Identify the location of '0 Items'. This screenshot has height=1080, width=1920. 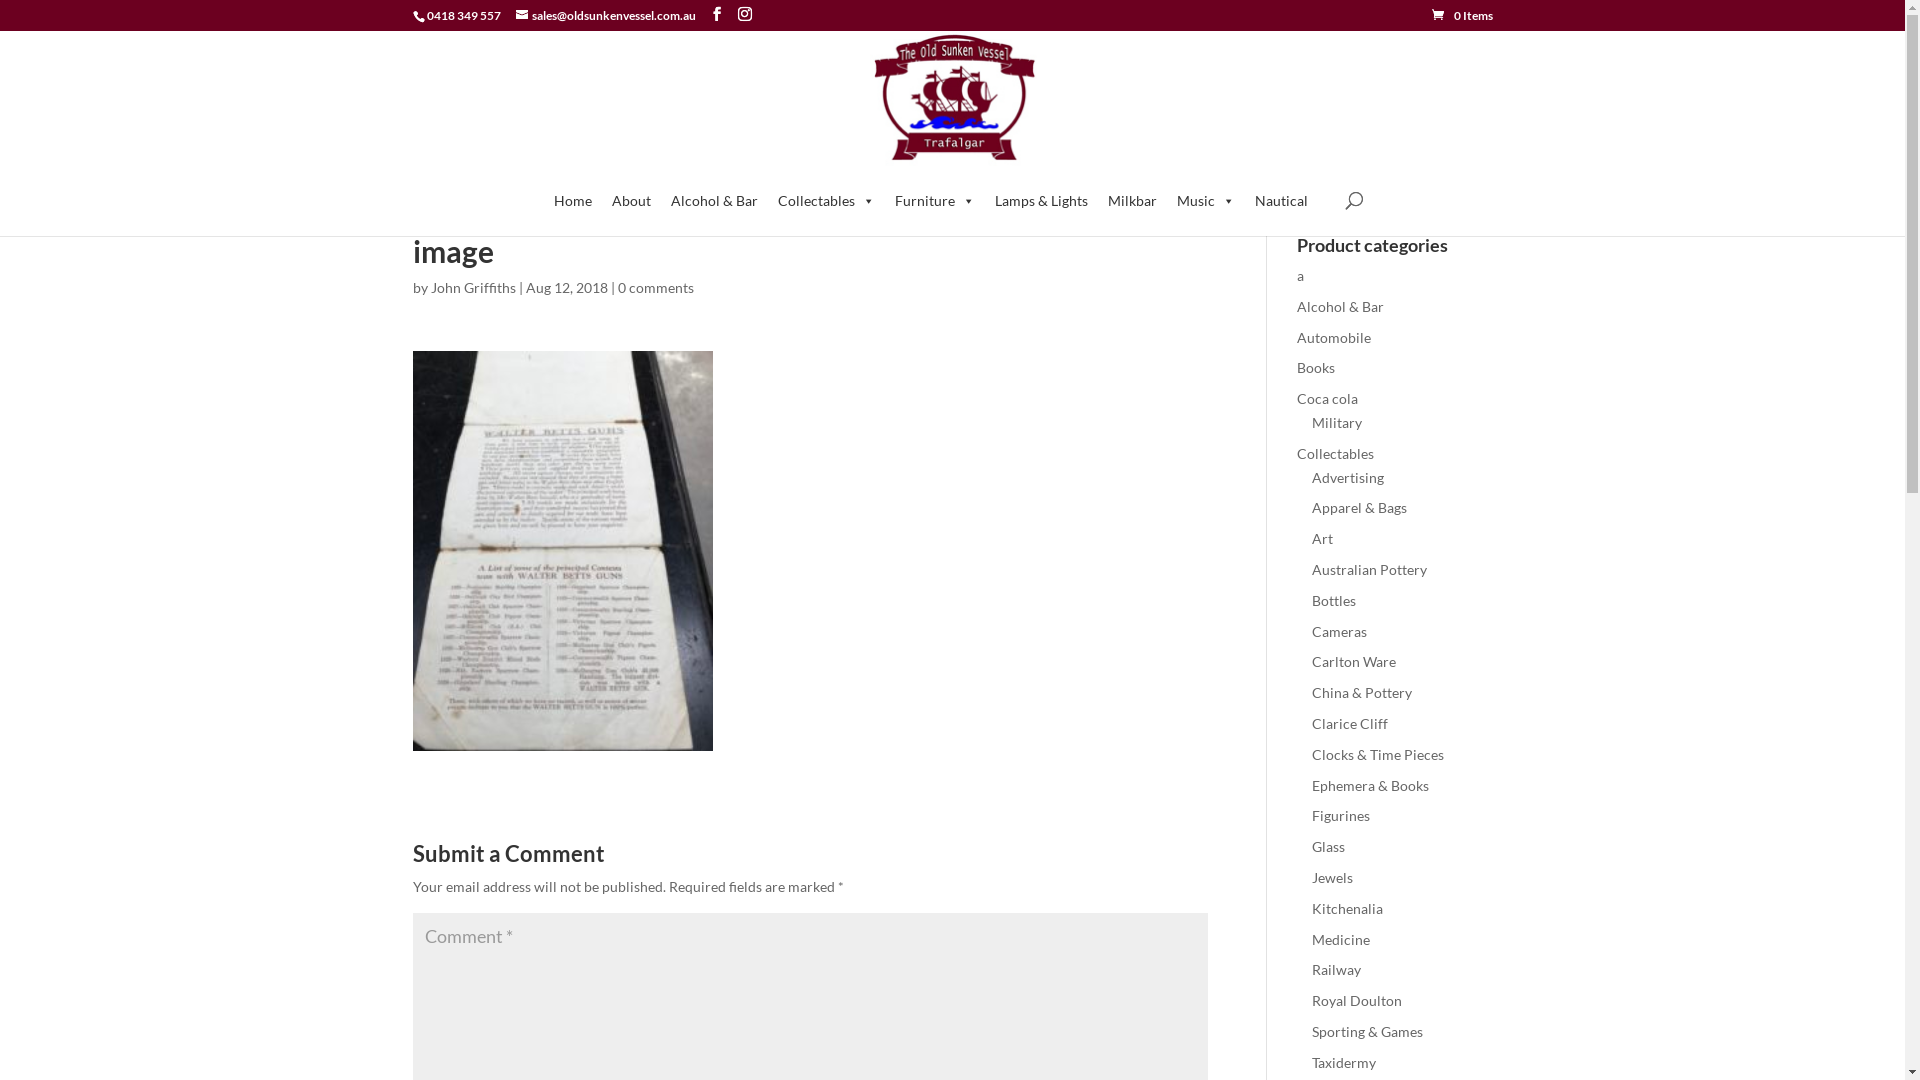
(1462, 15).